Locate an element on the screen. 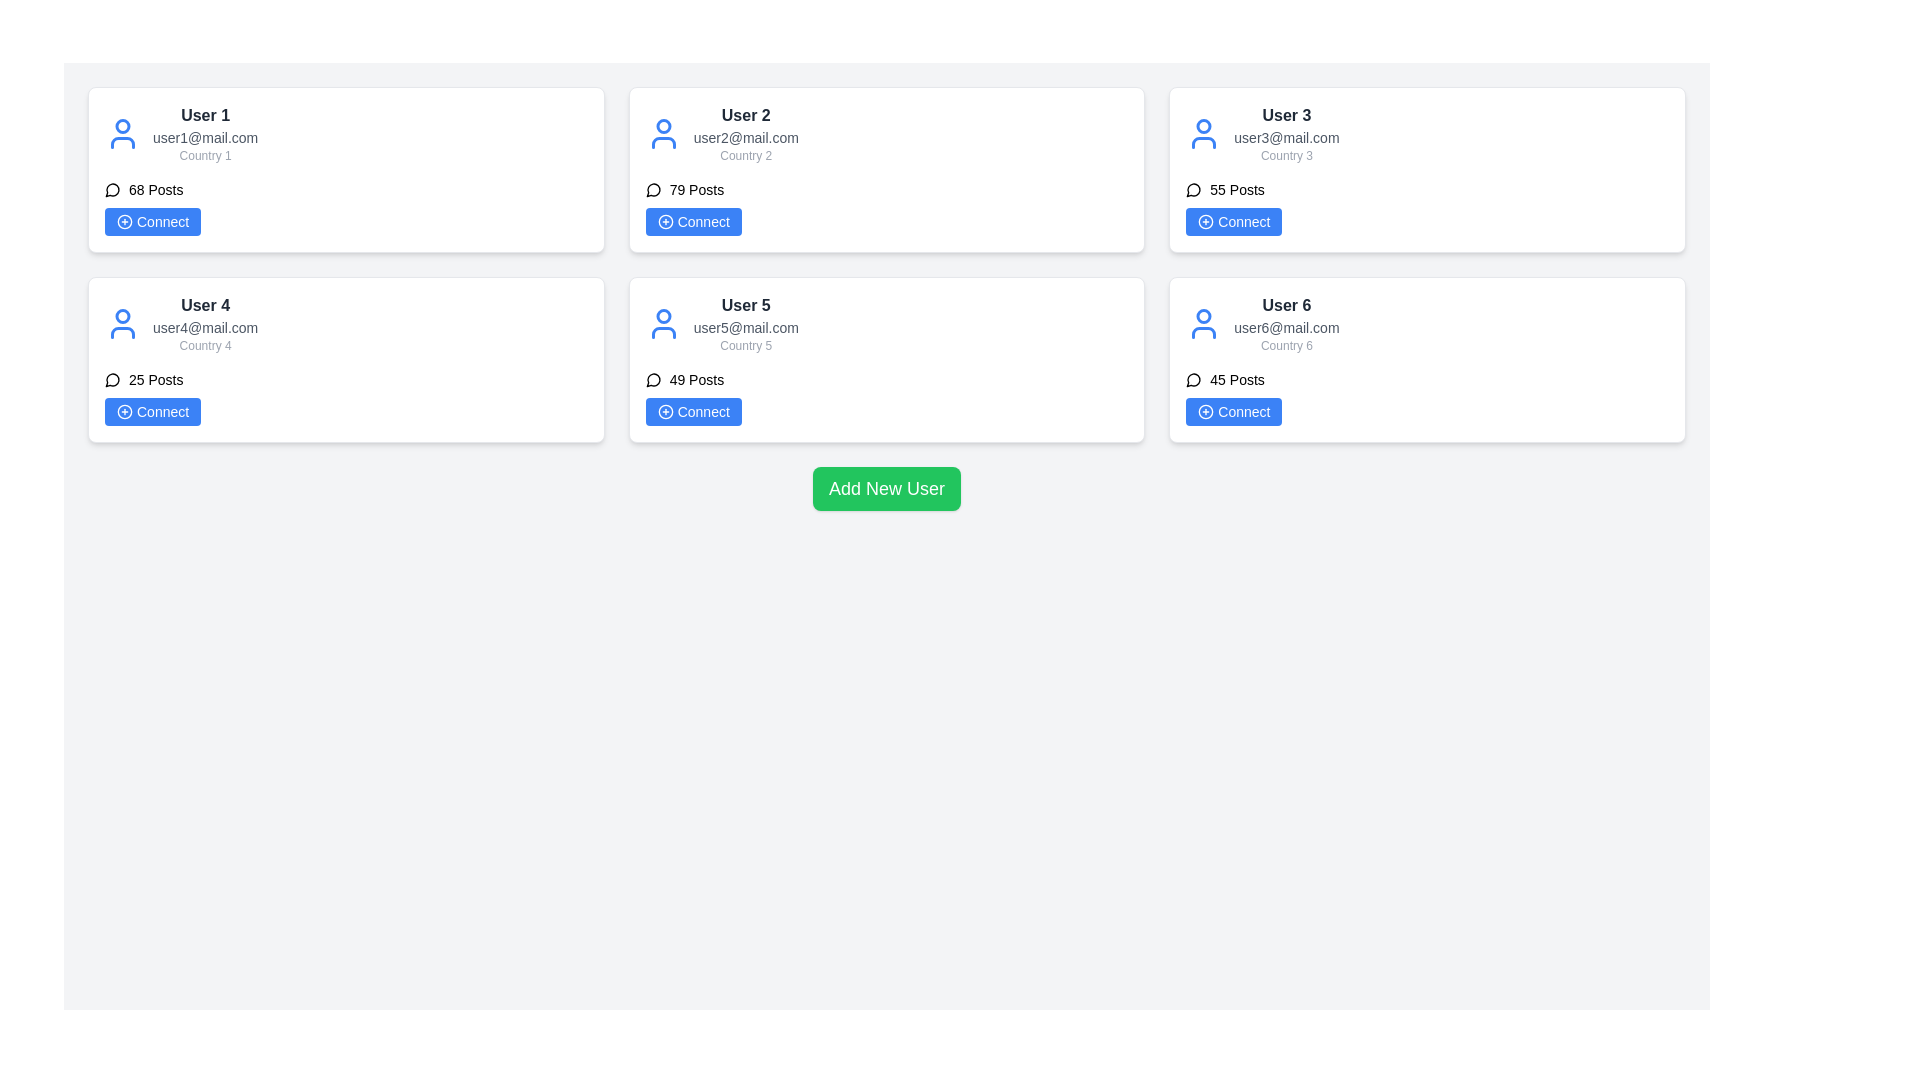 This screenshot has width=1920, height=1080. the addition icon located within the 'Connect' button for 'User 3' in the top row, third column of the layout is located at coordinates (1205, 222).